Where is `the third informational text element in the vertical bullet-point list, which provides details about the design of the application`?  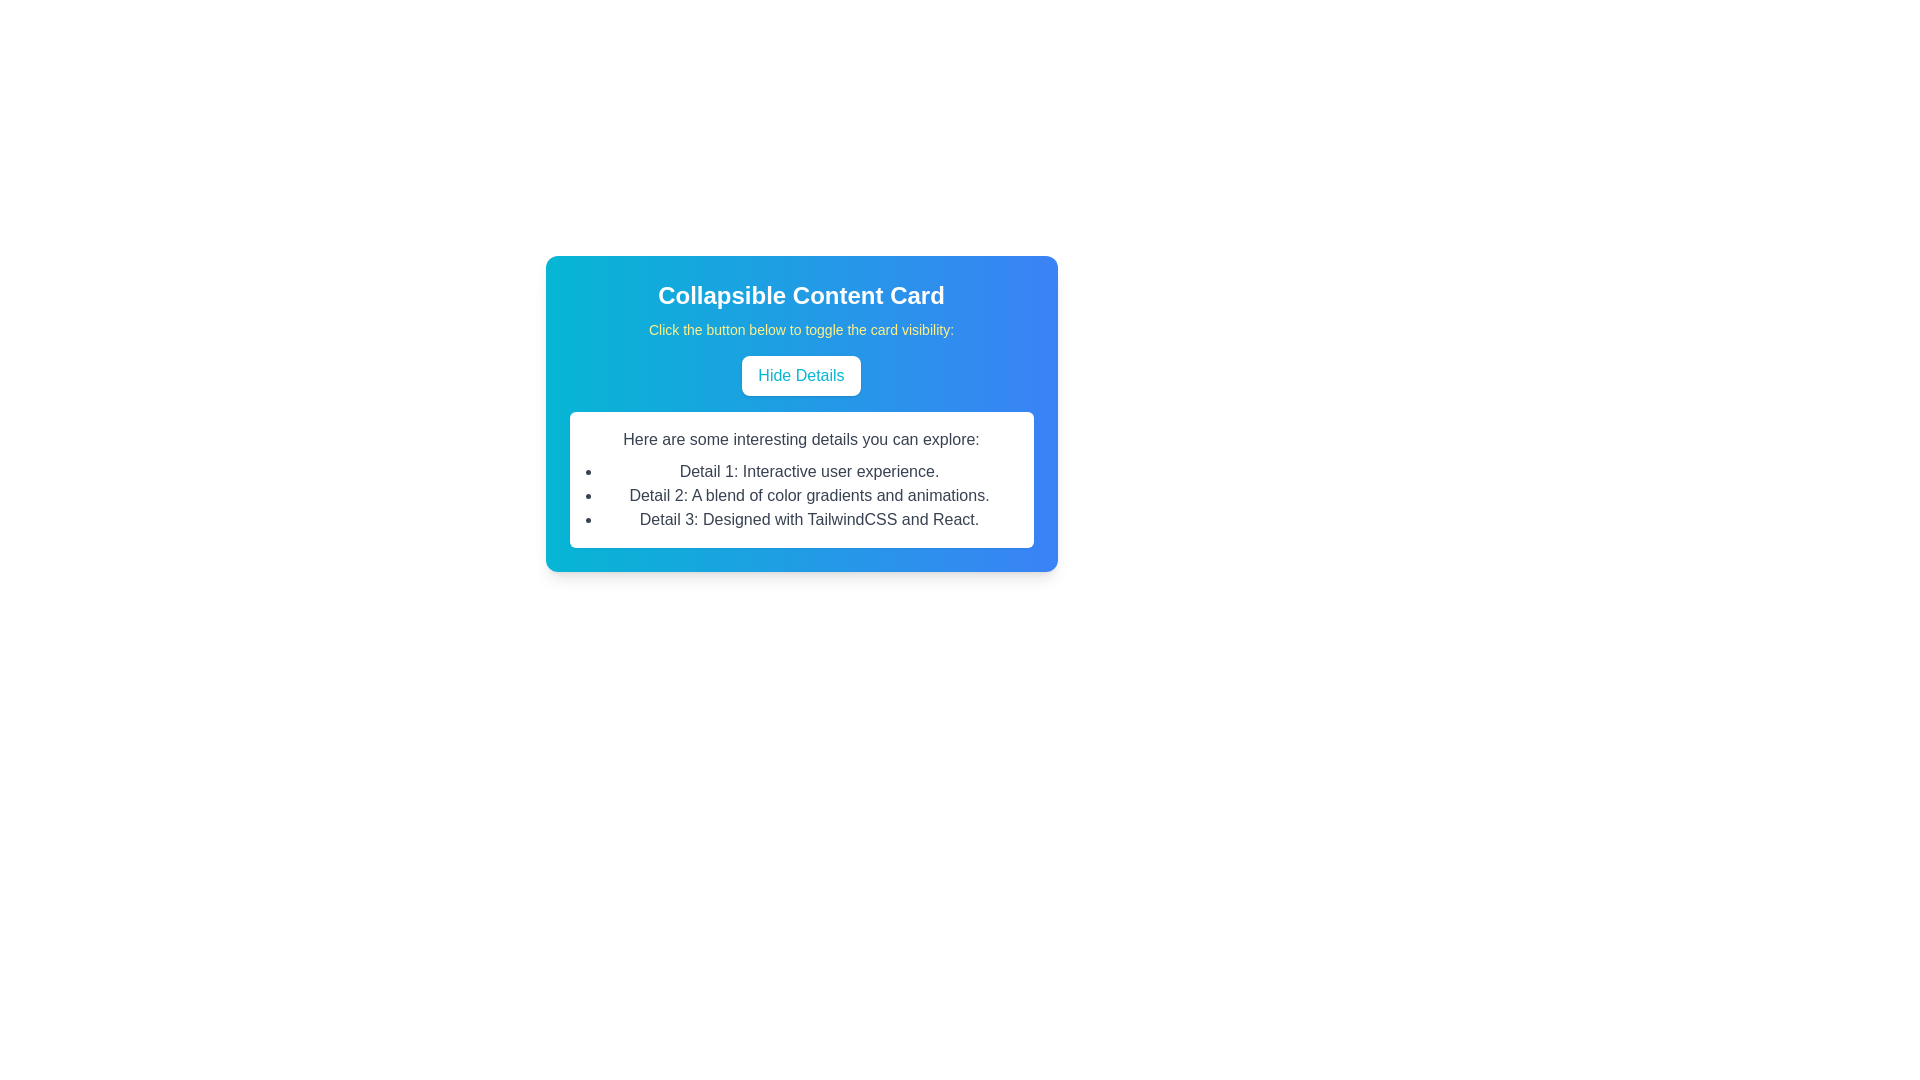
the third informational text element in the vertical bullet-point list, which provides details about the design of the application is located at coordinates (809, 519).